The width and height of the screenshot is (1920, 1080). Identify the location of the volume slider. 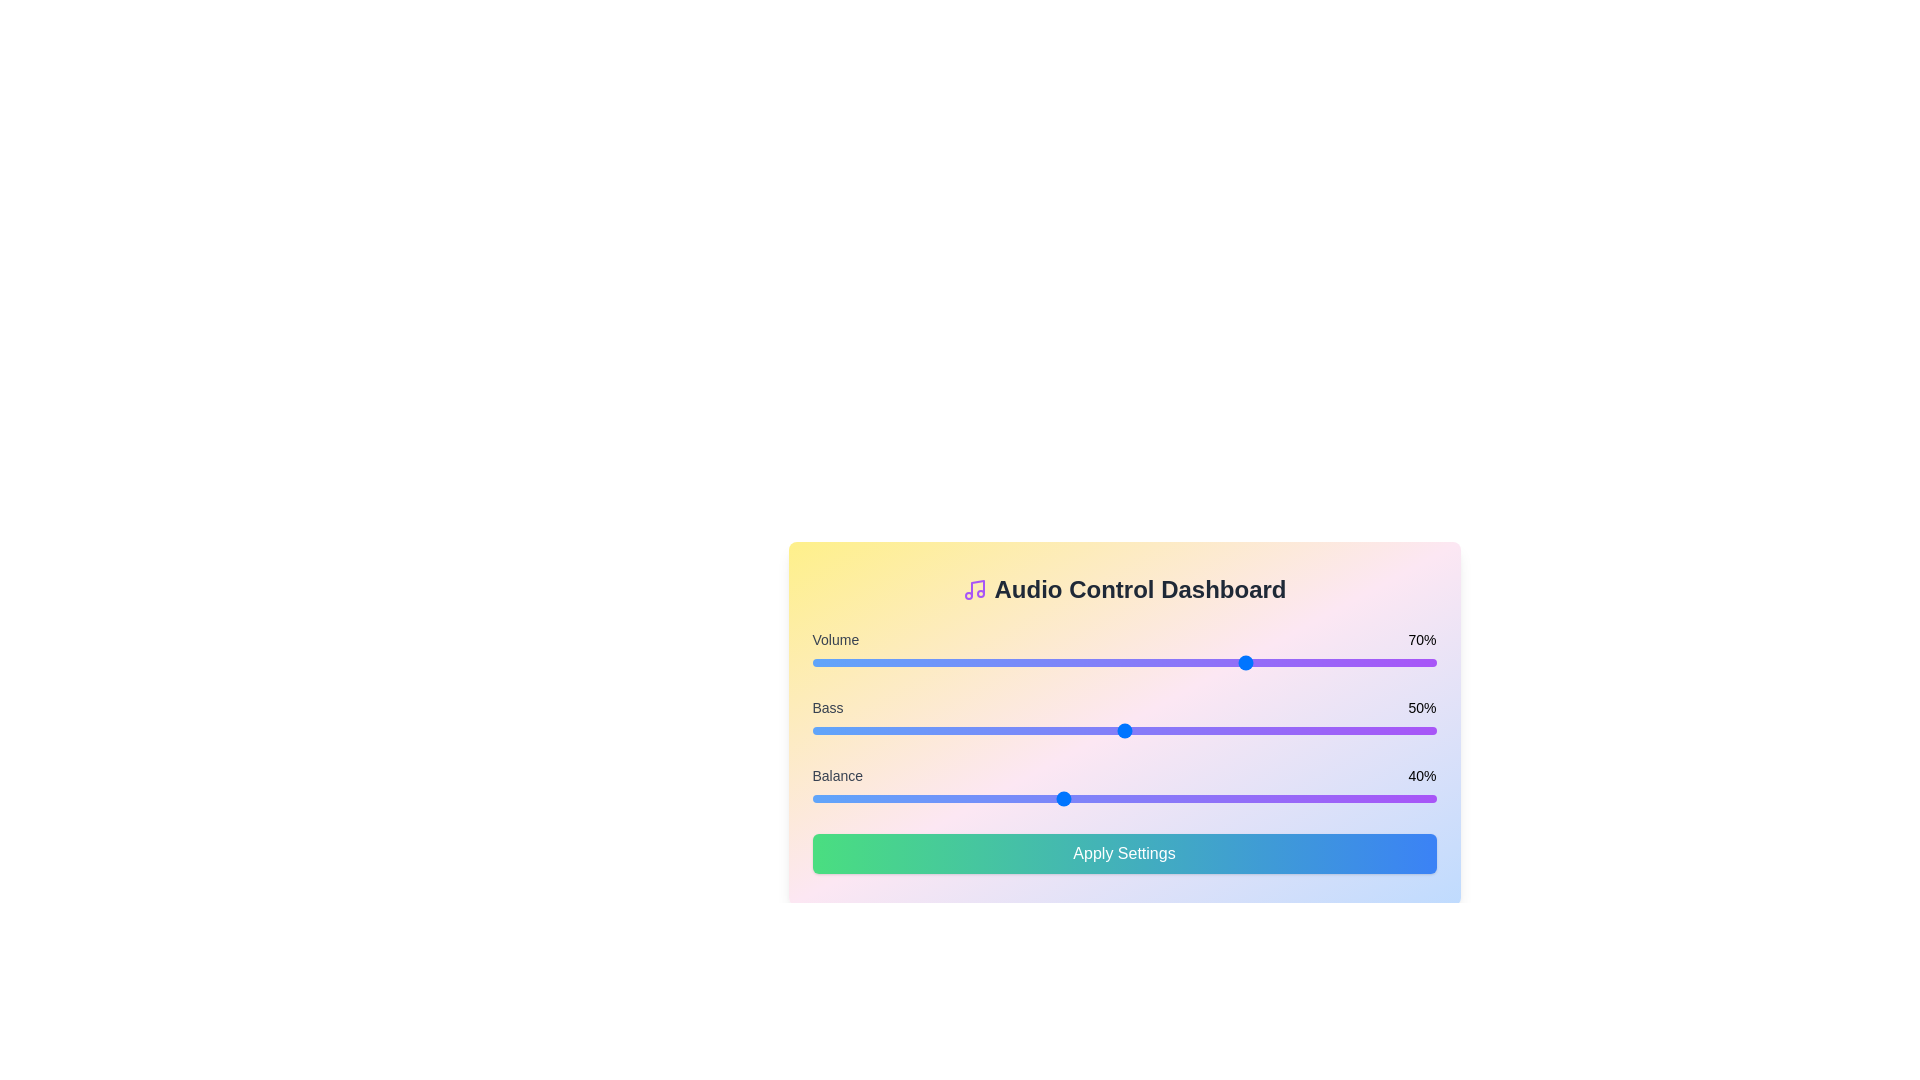
(1248, 663).